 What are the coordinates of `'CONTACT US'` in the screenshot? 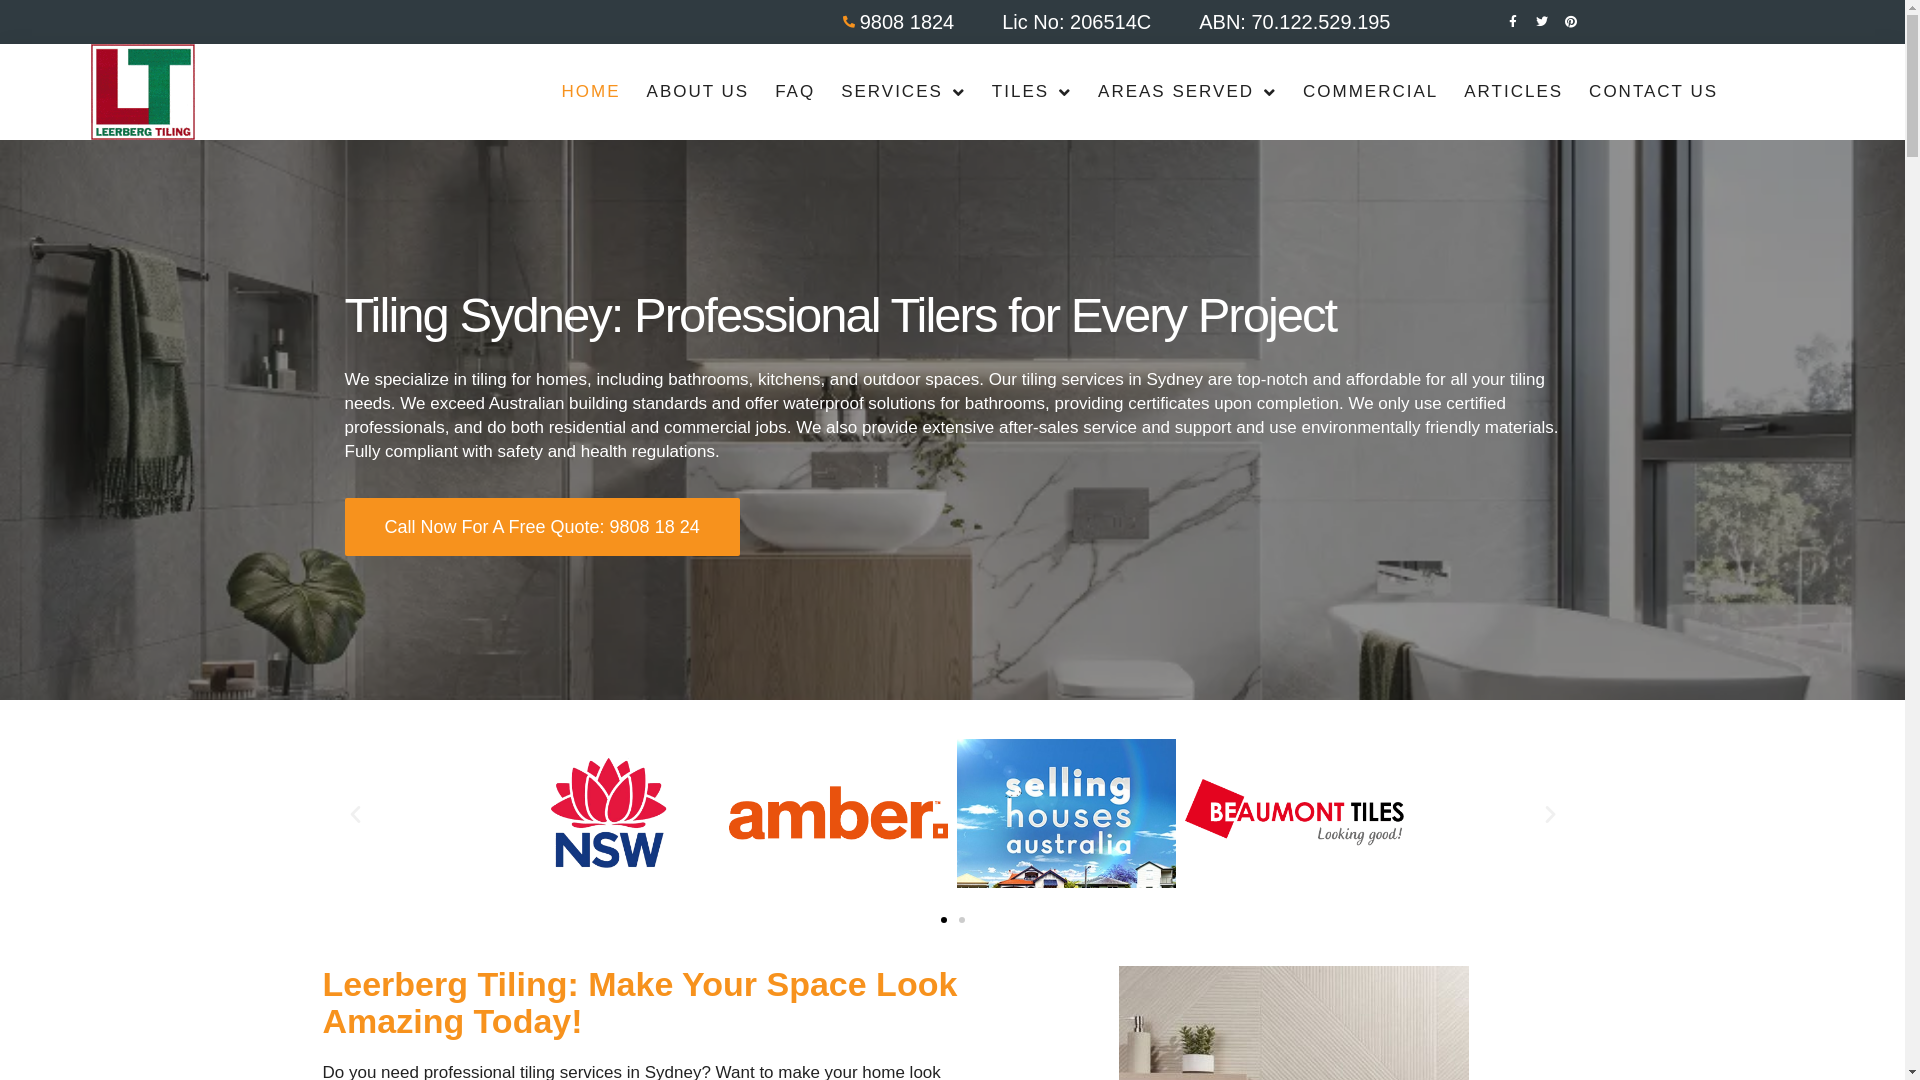 It's located at (1653, 92).